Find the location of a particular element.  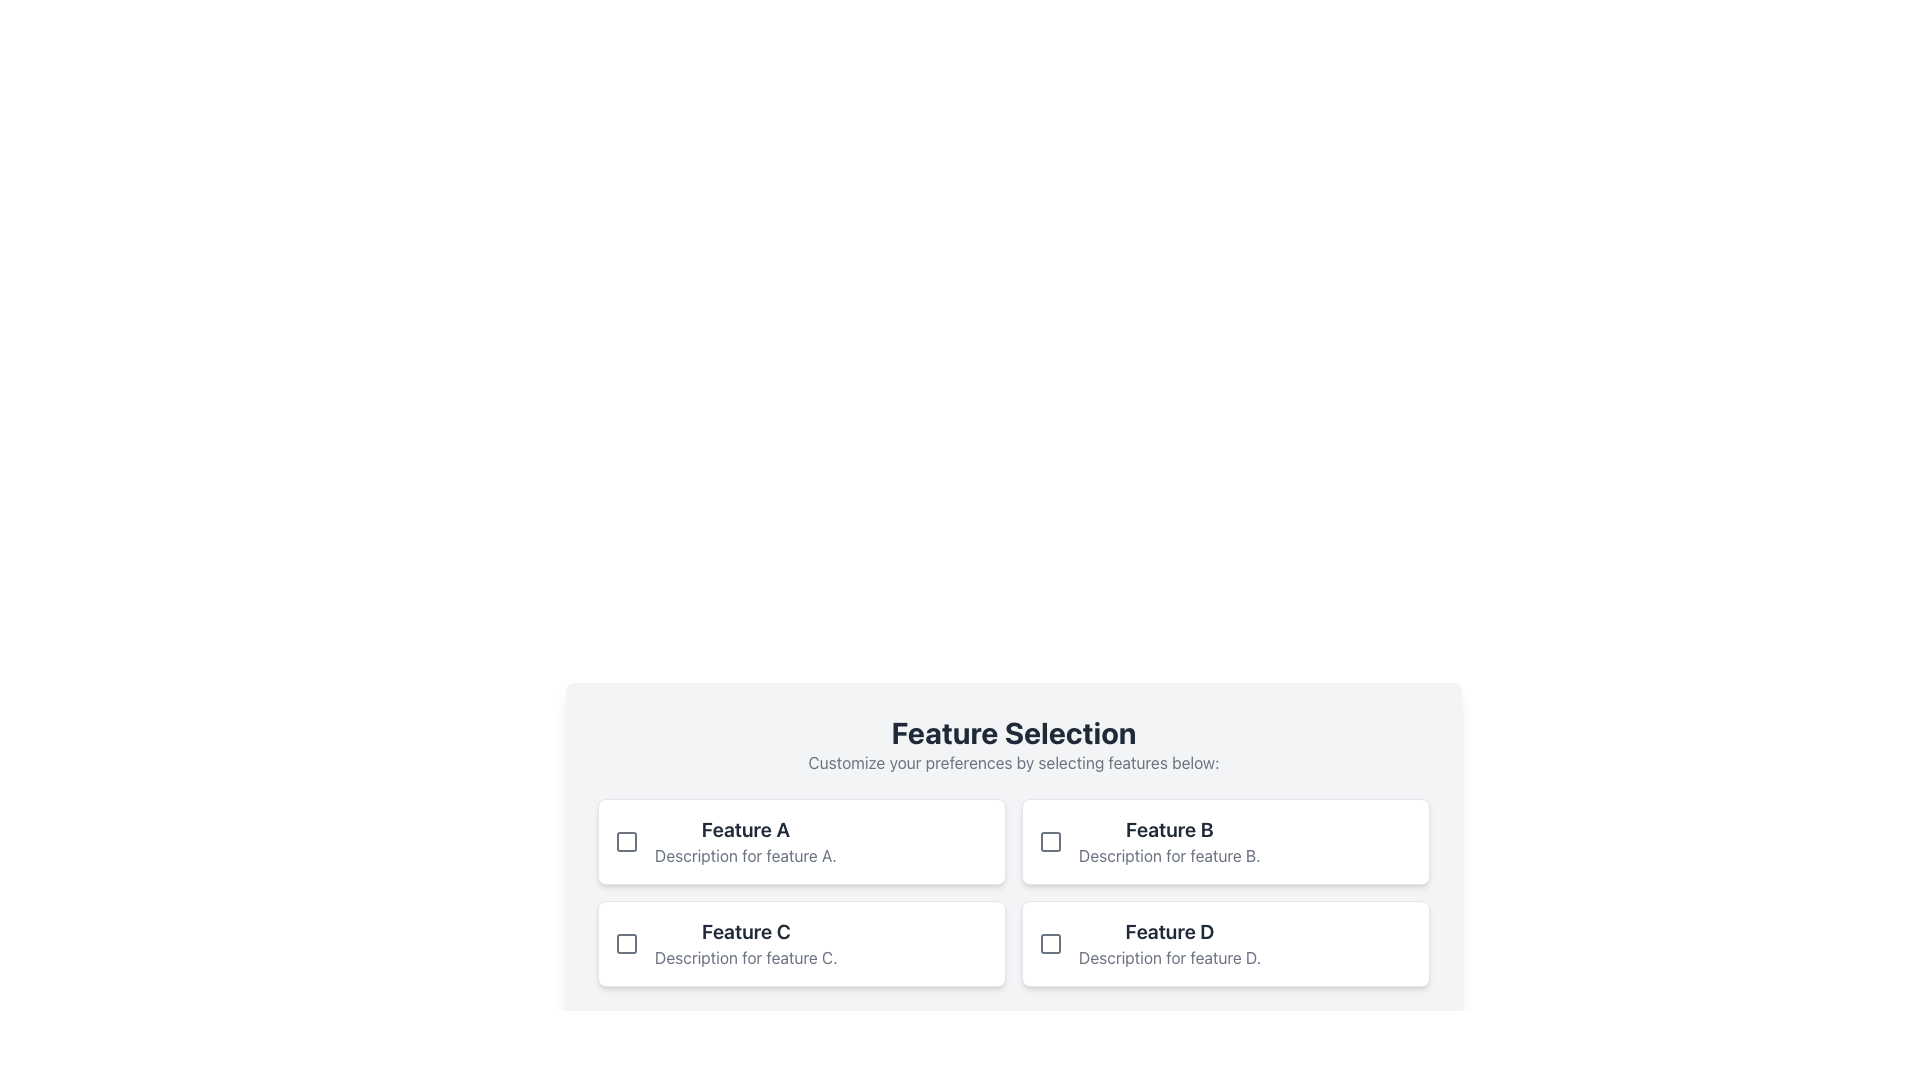

the visual indicator within the checkbox (non-interactive) located in the top-left corner of the first item ('Feature A') in the list of selectable features is located at coordinates (626, 841).